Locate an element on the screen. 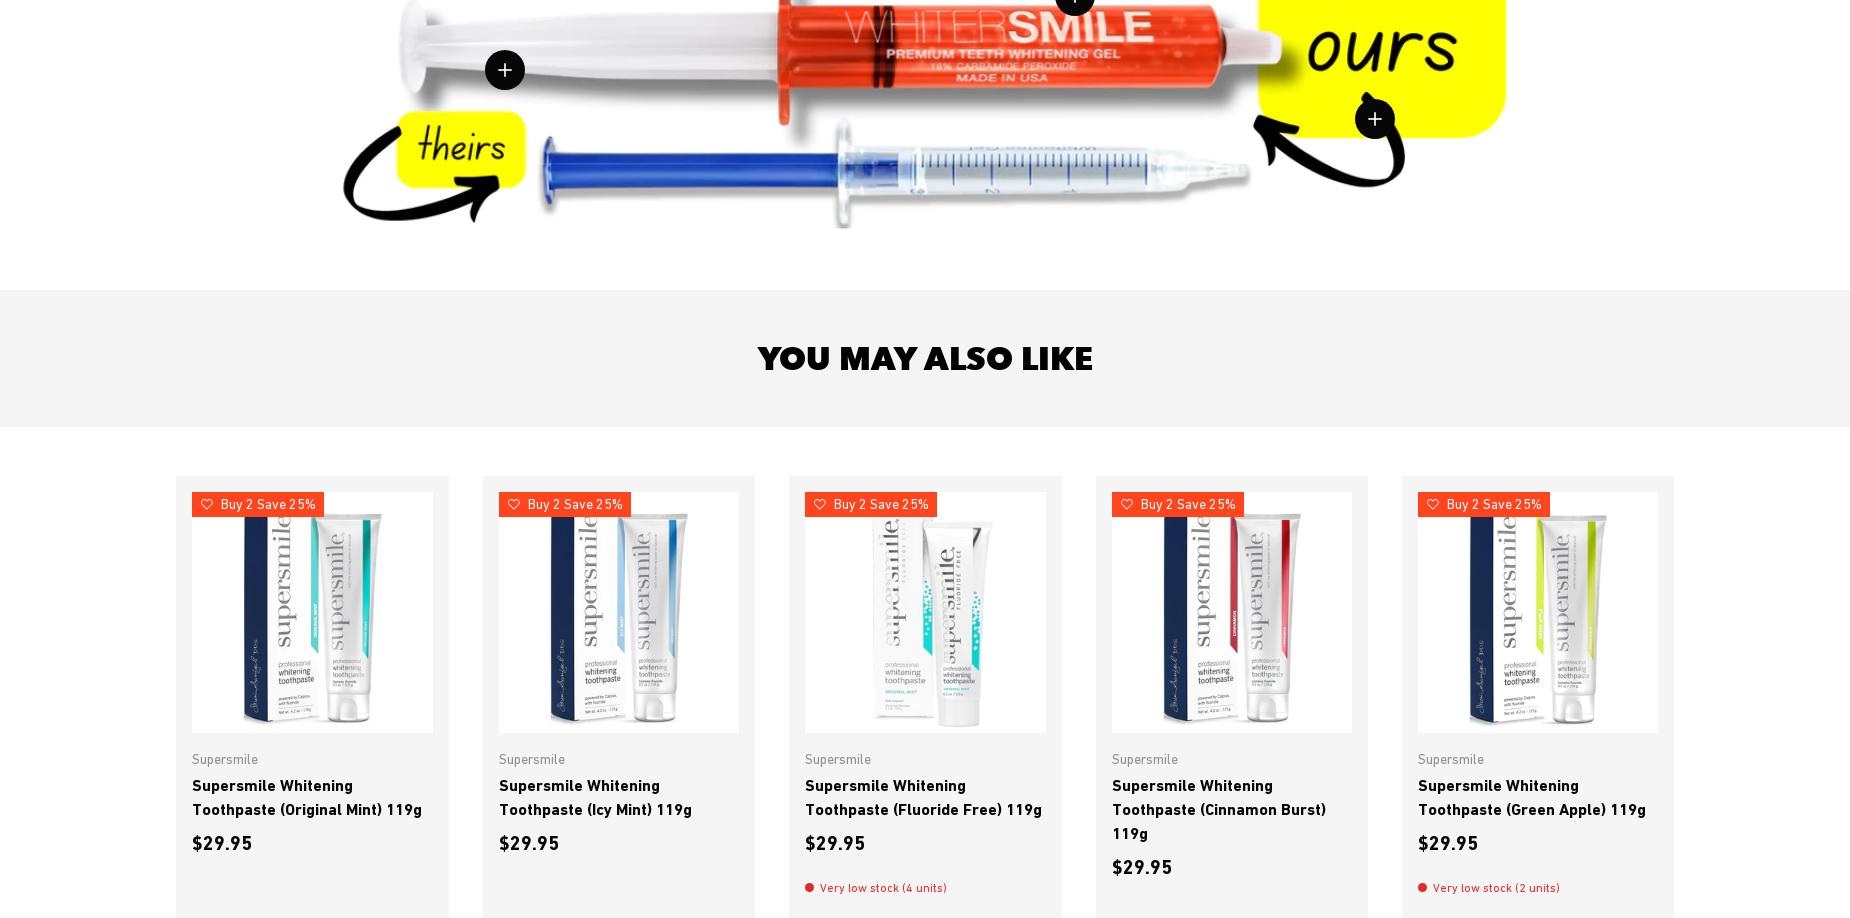 The image size is (1850, 918). 'Supersmile Whitening Toothpaste (Fluoride Free) 119g' is located at coordinates (923, 796).